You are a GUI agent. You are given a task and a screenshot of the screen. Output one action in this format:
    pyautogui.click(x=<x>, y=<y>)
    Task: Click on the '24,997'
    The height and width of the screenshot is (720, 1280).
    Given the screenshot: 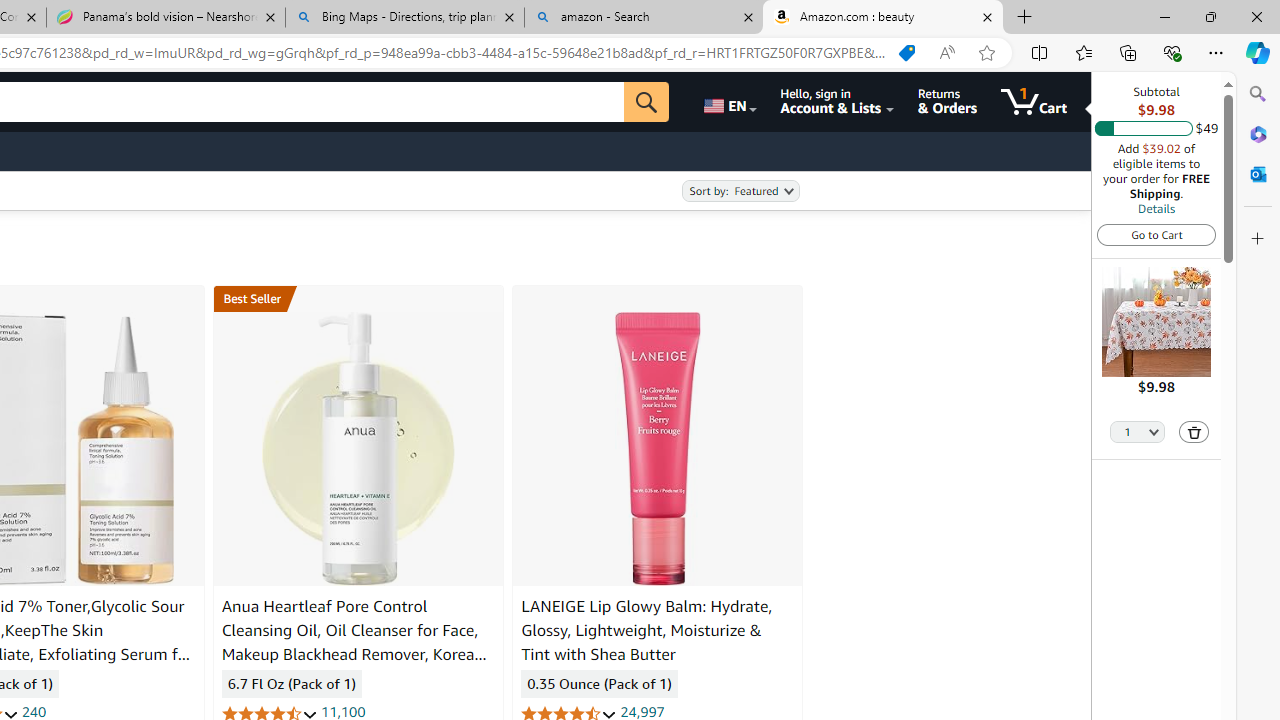 What is the action you would take?
    pyautogui.click(x=642, y=711)
    